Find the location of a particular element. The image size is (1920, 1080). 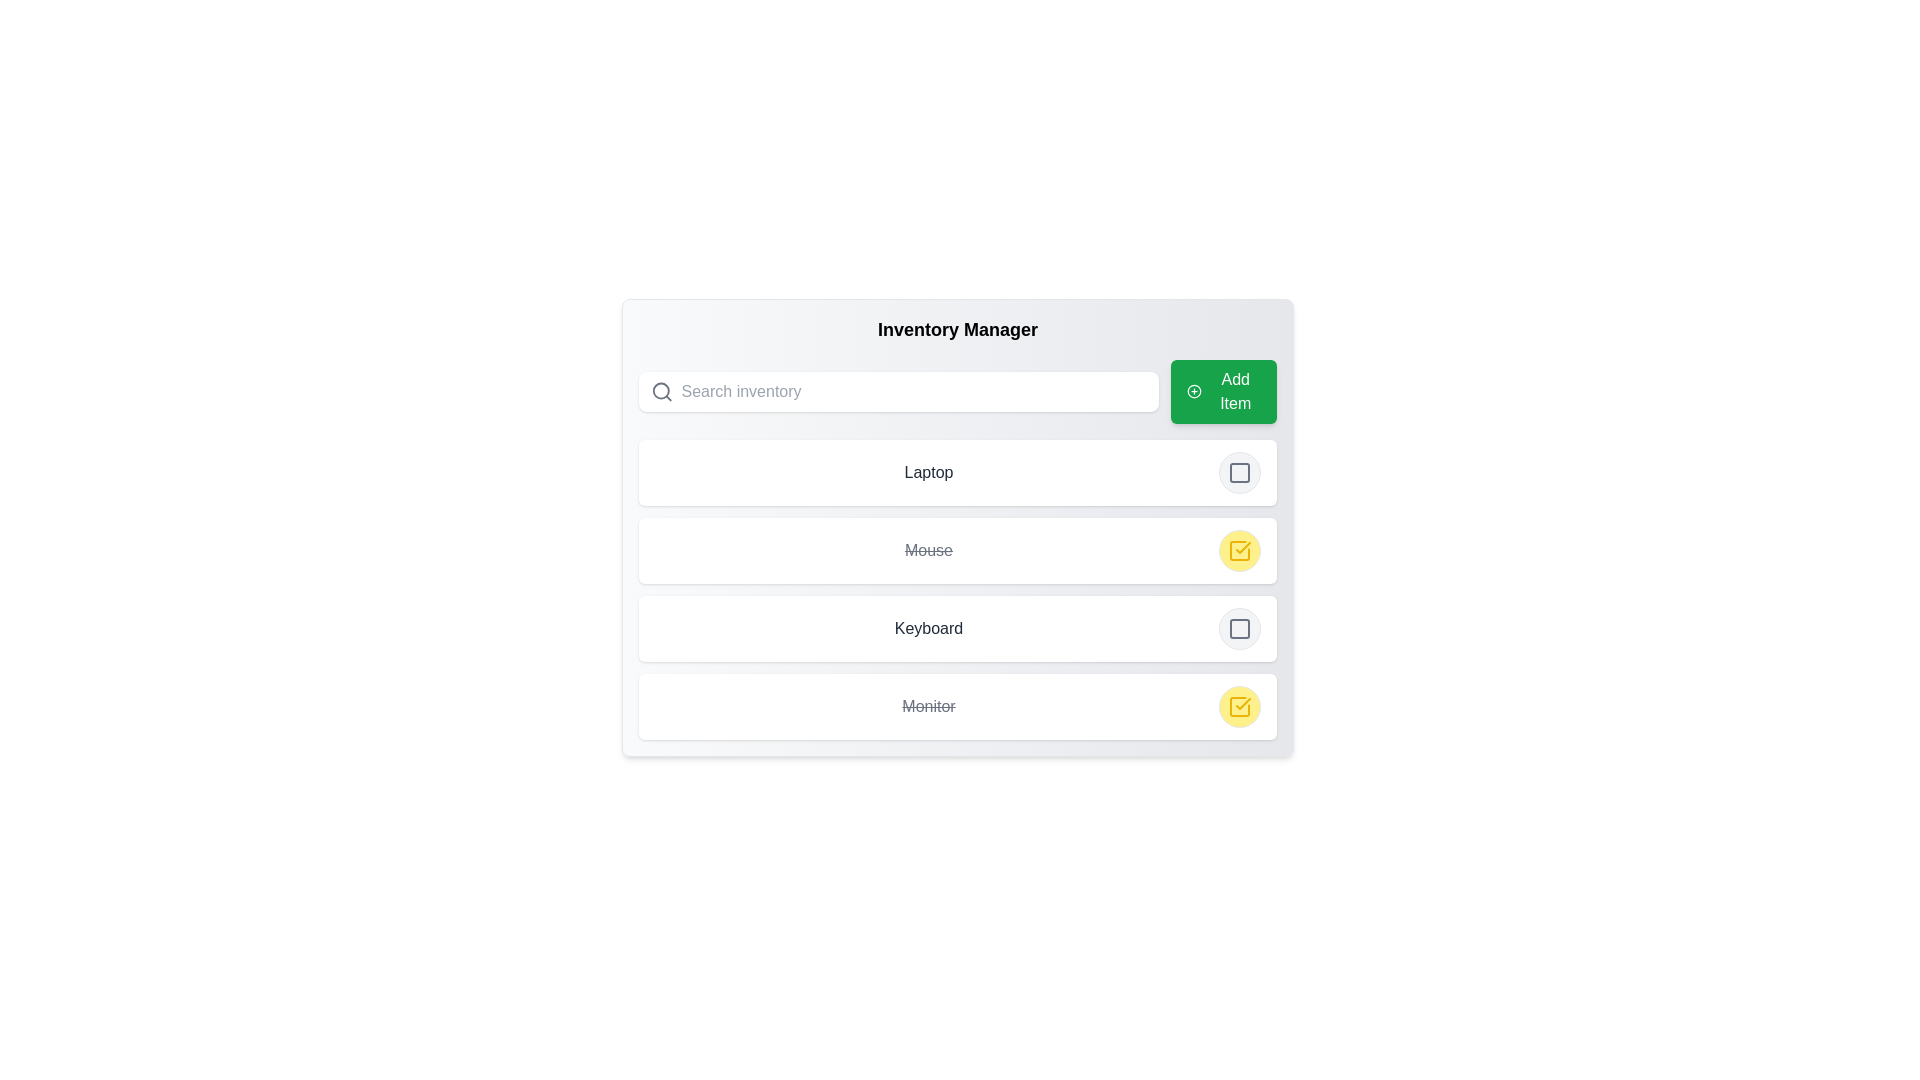

the 'Laptop' text label in the inventory list, which serves as a descriptive element for the item is located at coordinates (928, 473).